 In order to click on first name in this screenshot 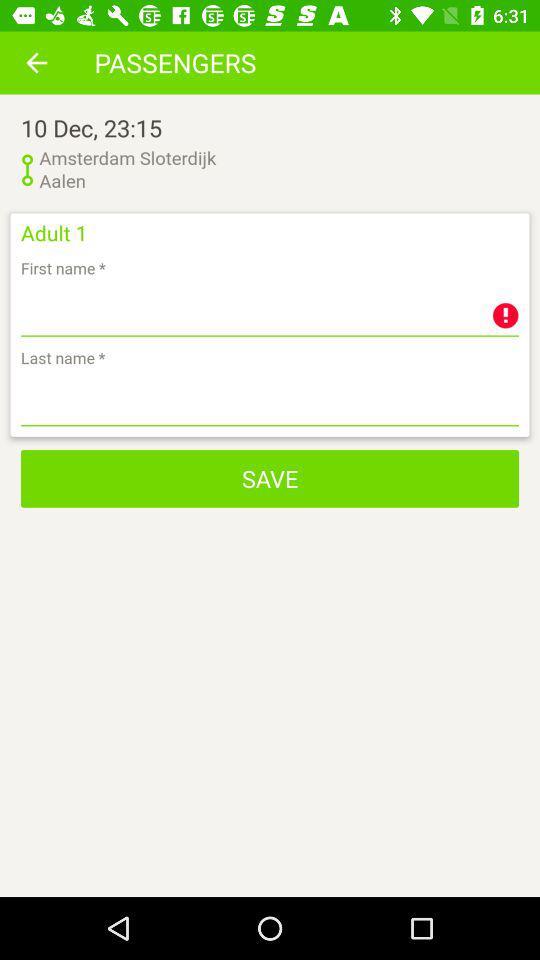, I will do `click(270, 310)`.